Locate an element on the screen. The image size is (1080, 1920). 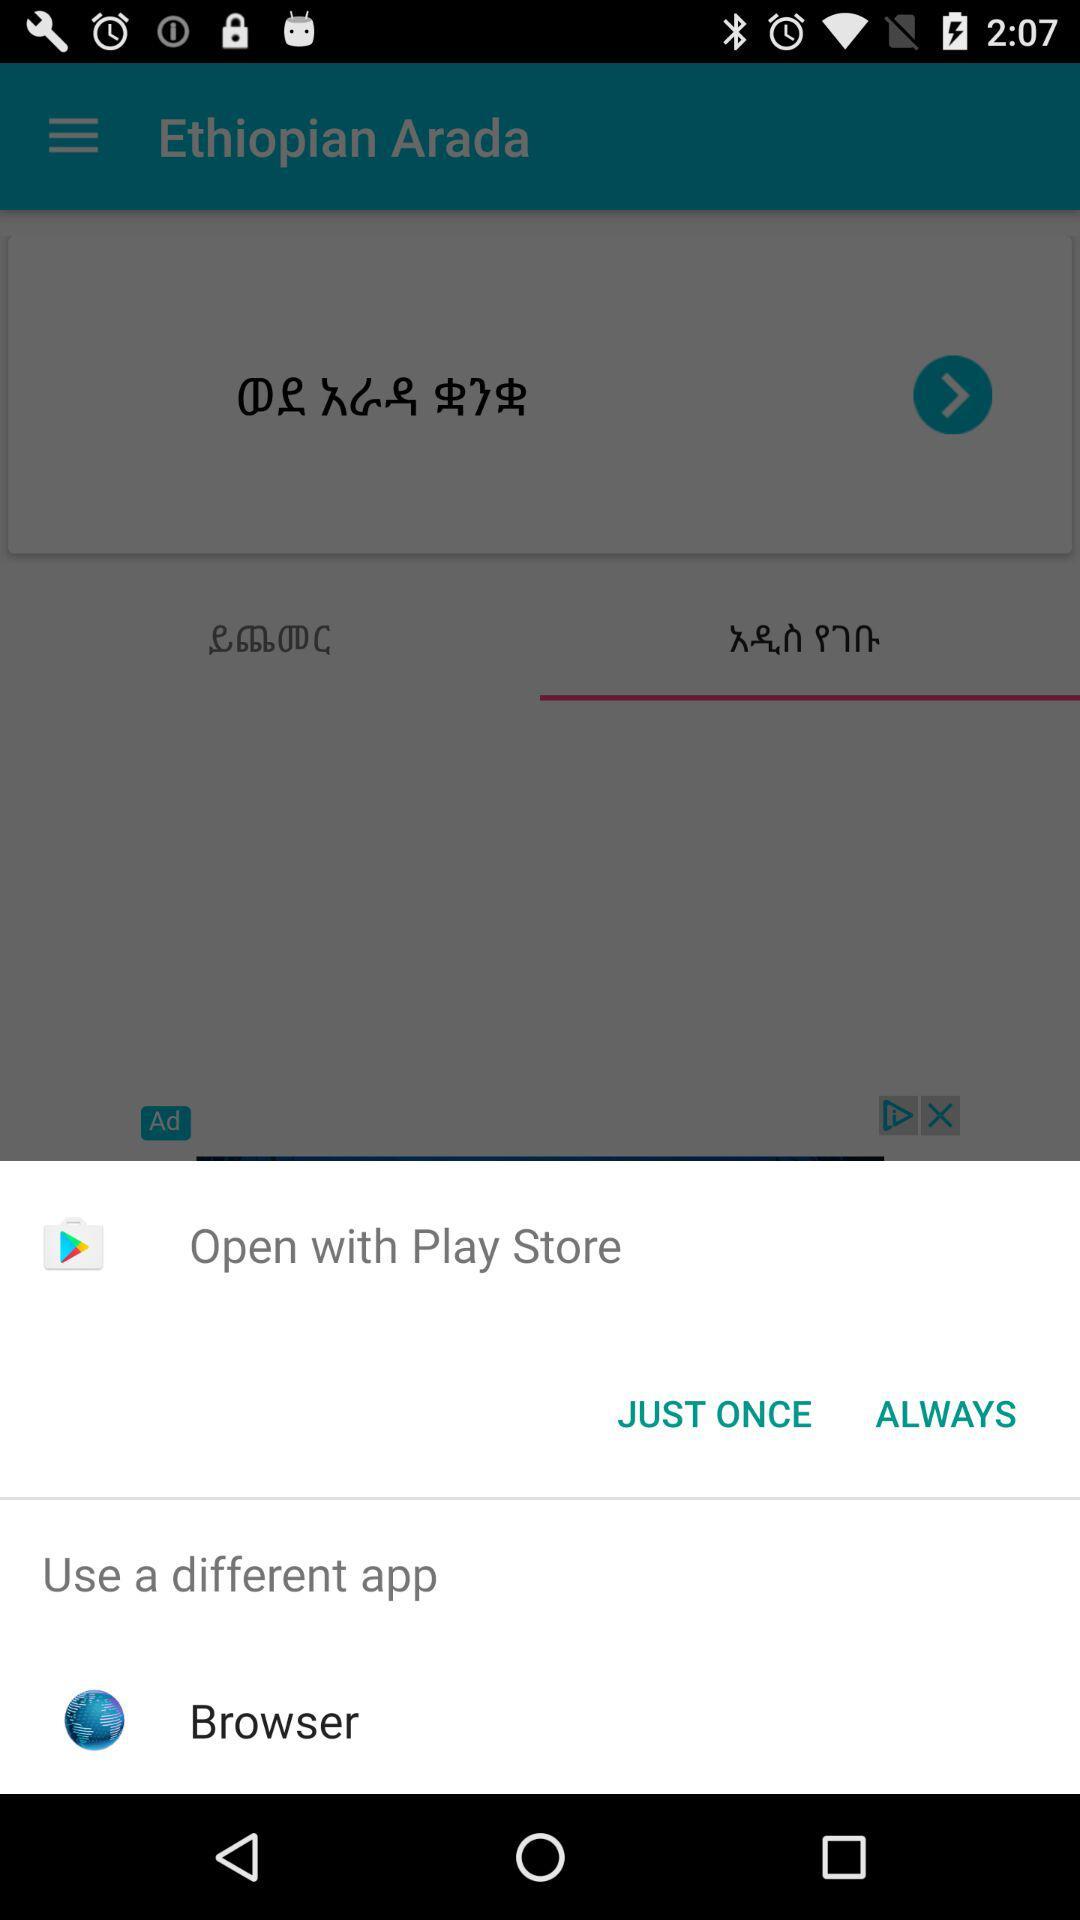
the icon next to just once button is located at coordinates (945, 1411).